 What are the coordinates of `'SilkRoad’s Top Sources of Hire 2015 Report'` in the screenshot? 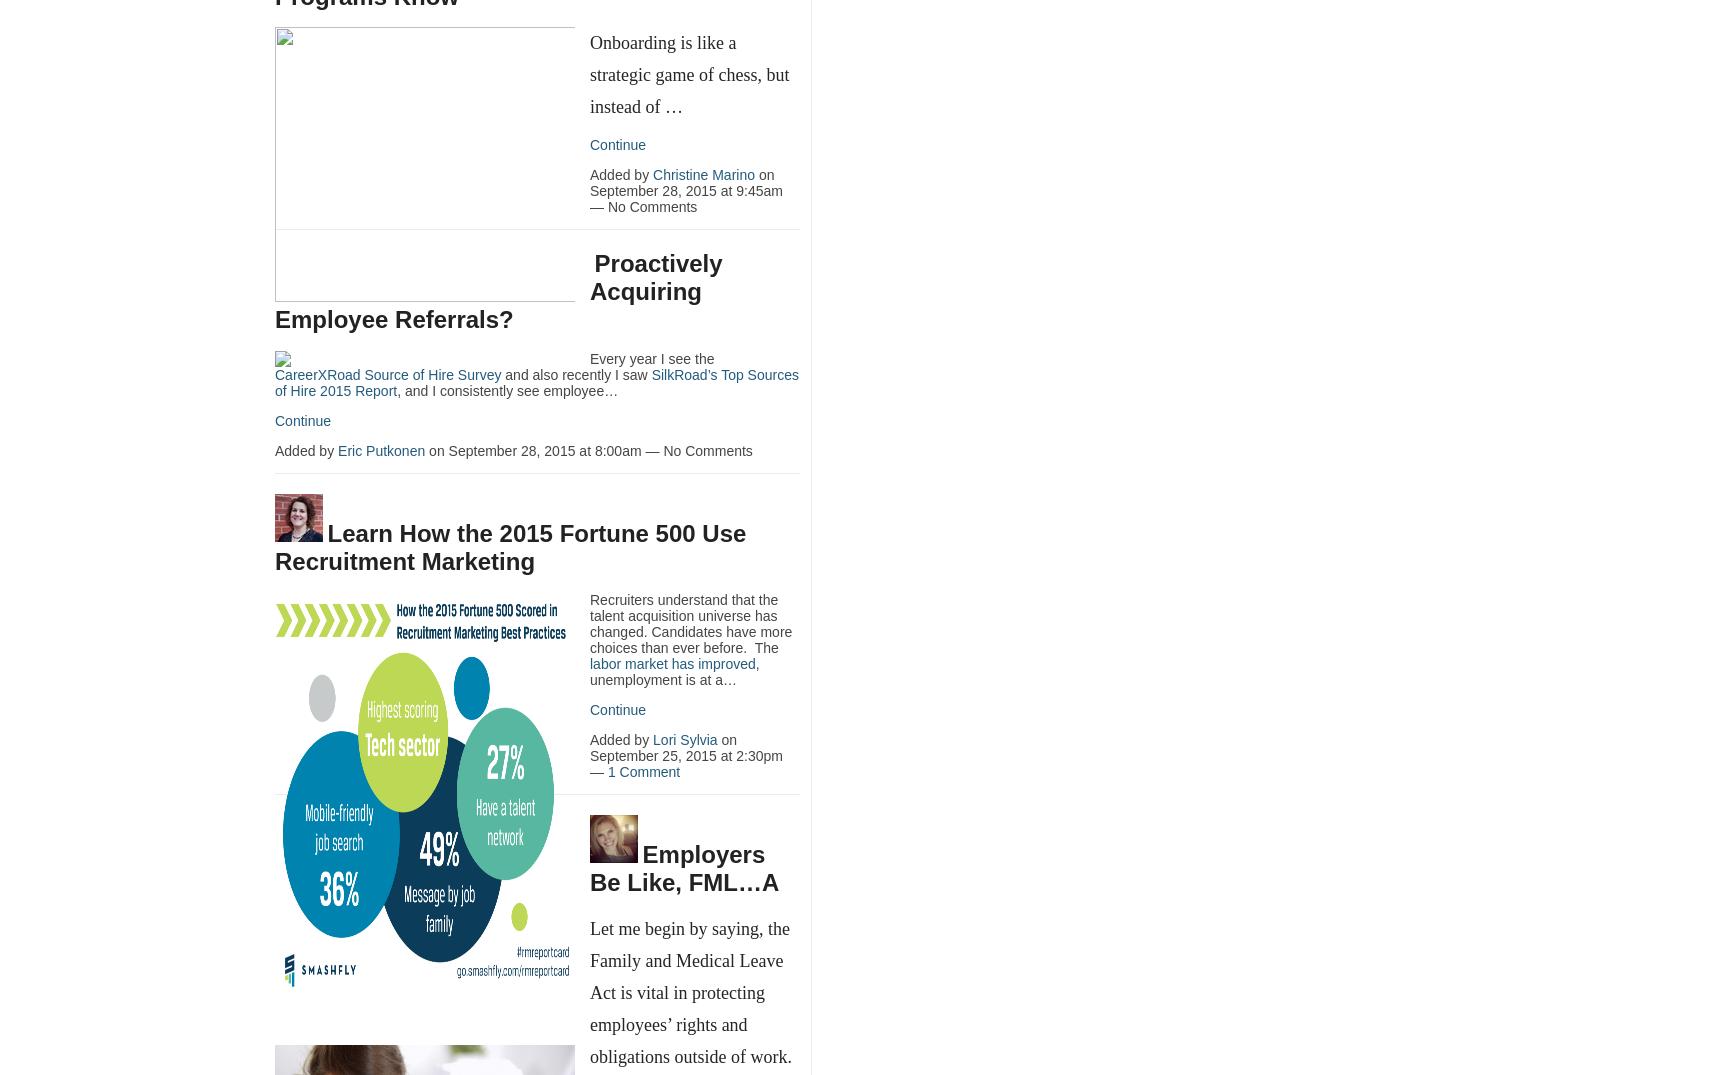 It's located at (536, 381).